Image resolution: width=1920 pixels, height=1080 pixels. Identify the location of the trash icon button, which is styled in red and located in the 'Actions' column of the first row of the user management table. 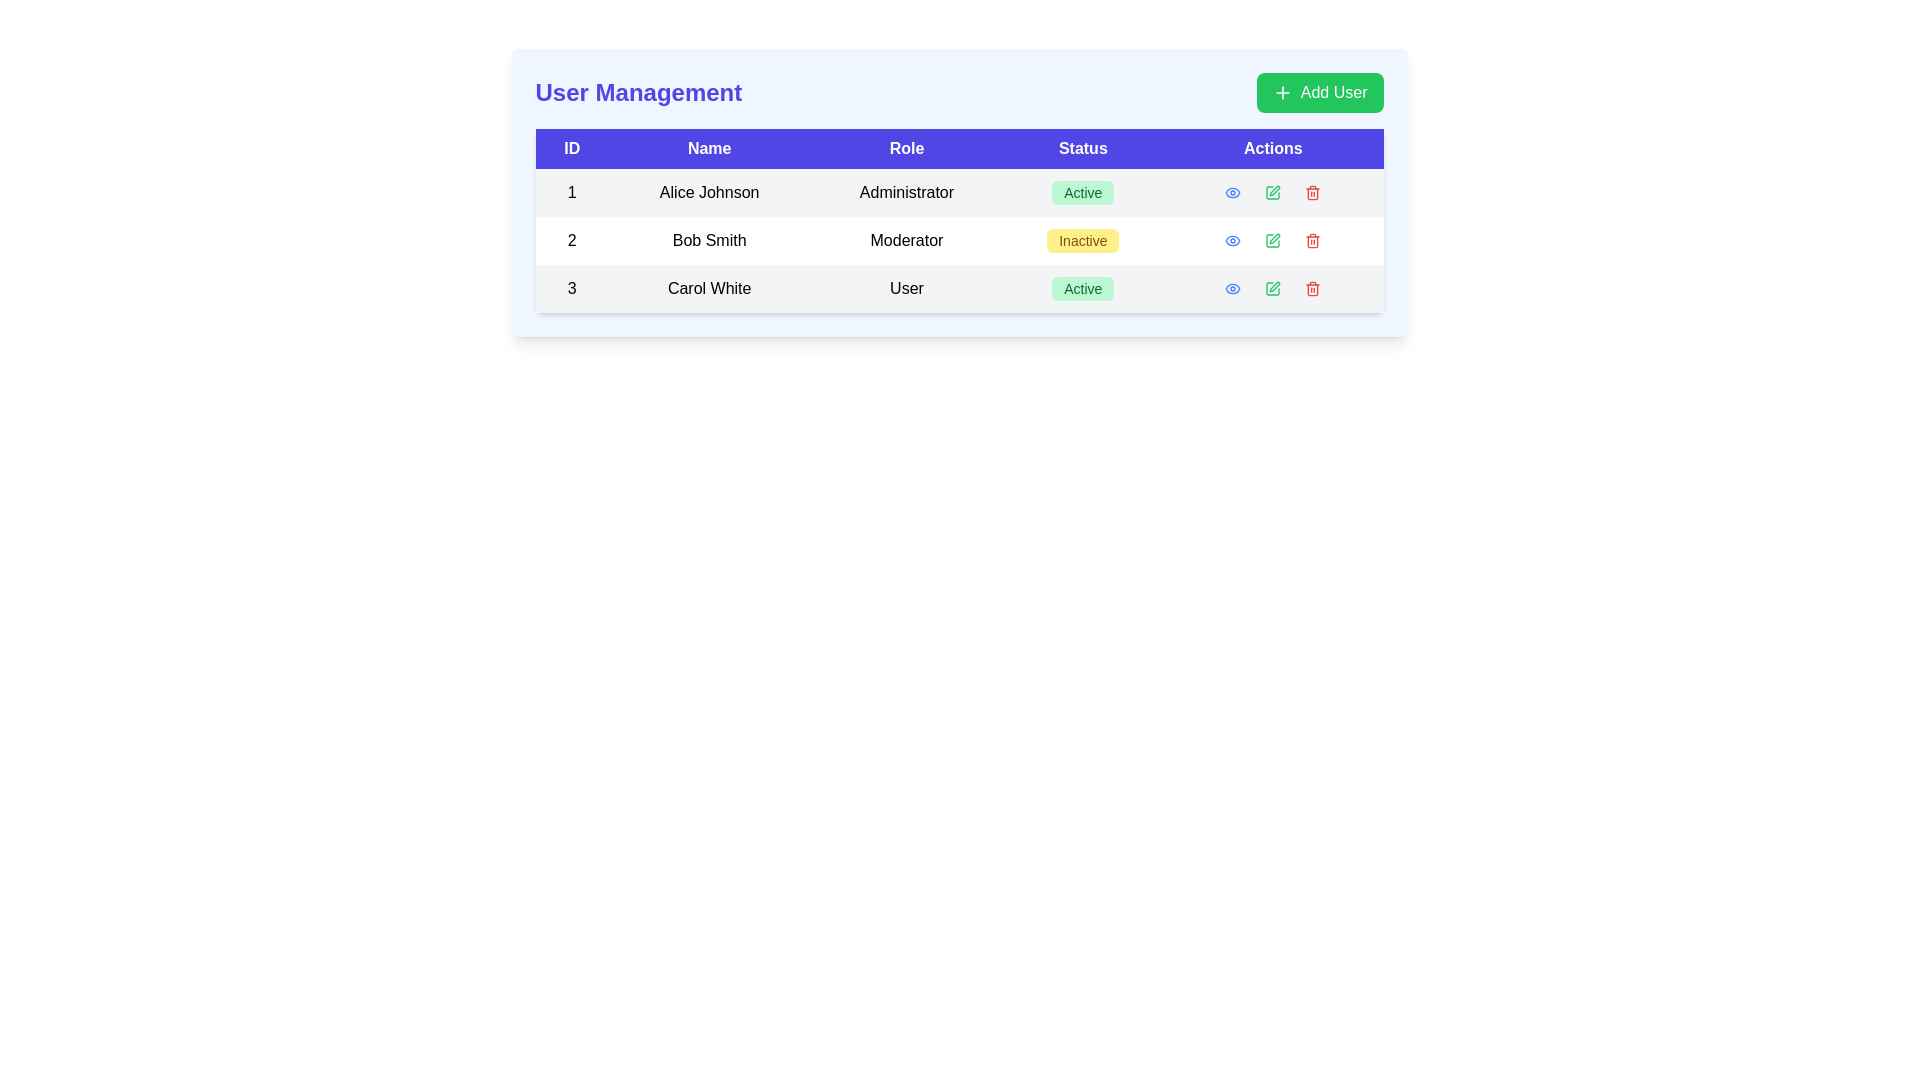
(1313, 192).